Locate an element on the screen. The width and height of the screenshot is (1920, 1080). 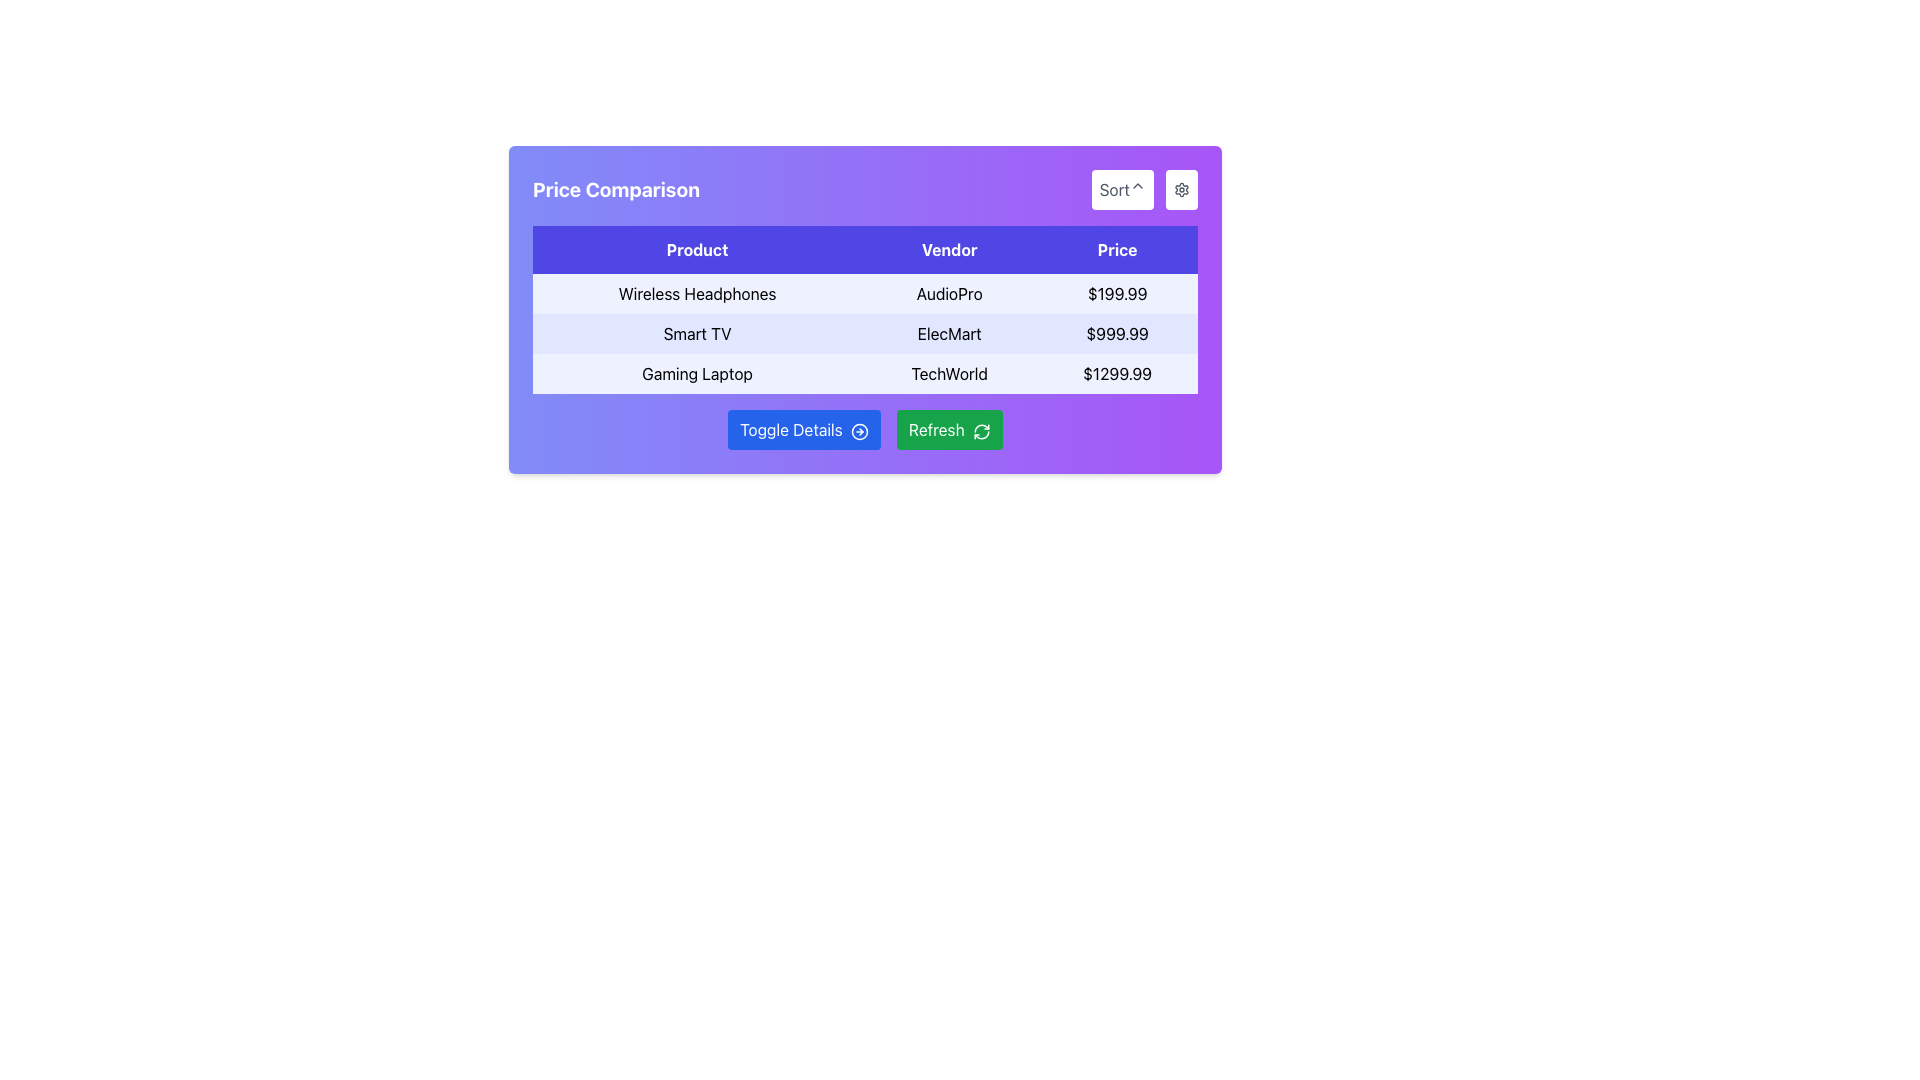
the blue button labeled 'Toggle Details' with a white text and an icon on the right is located at coordinates (804, 428).